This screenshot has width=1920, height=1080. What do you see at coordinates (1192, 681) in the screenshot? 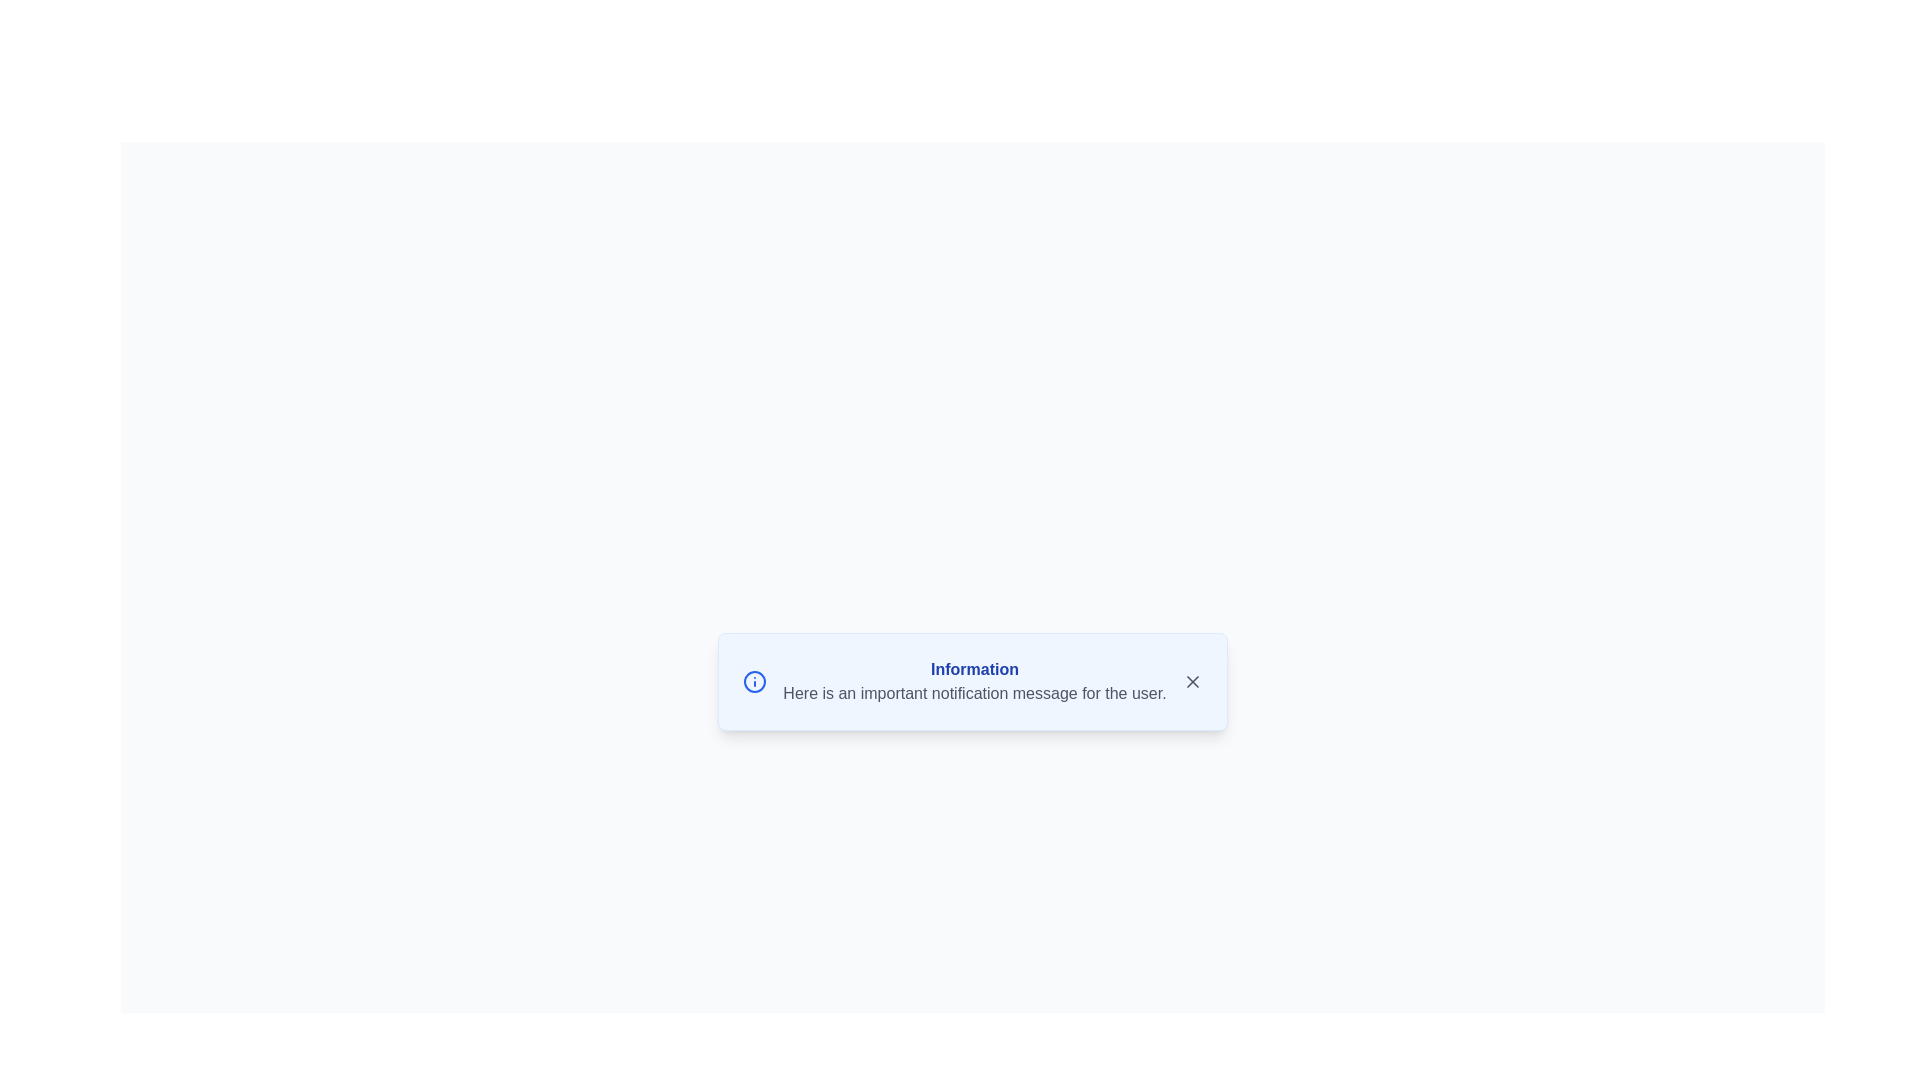
I see `the close button located at the far-right end of the notification panel` at bounding box center [1192, 681].